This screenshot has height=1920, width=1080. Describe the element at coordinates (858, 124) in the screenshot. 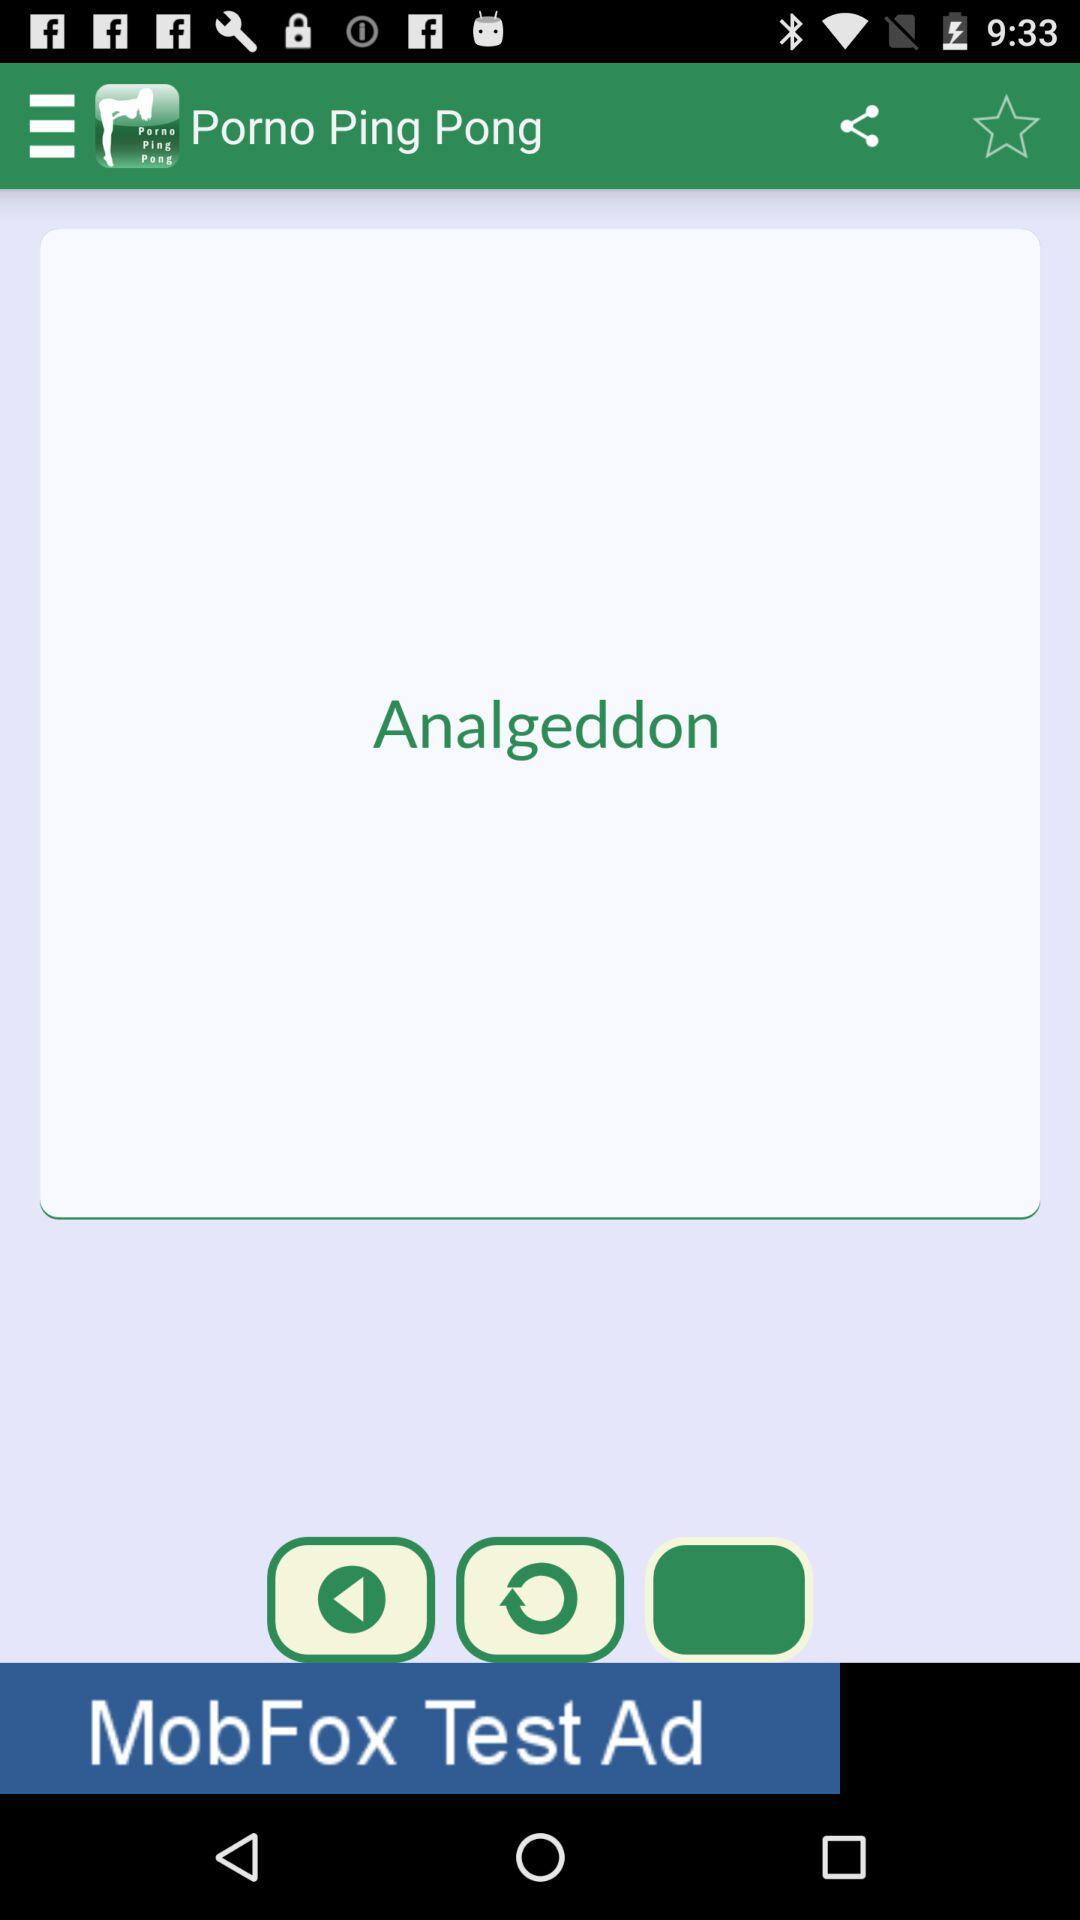

I see `the sharing icon` at that location.